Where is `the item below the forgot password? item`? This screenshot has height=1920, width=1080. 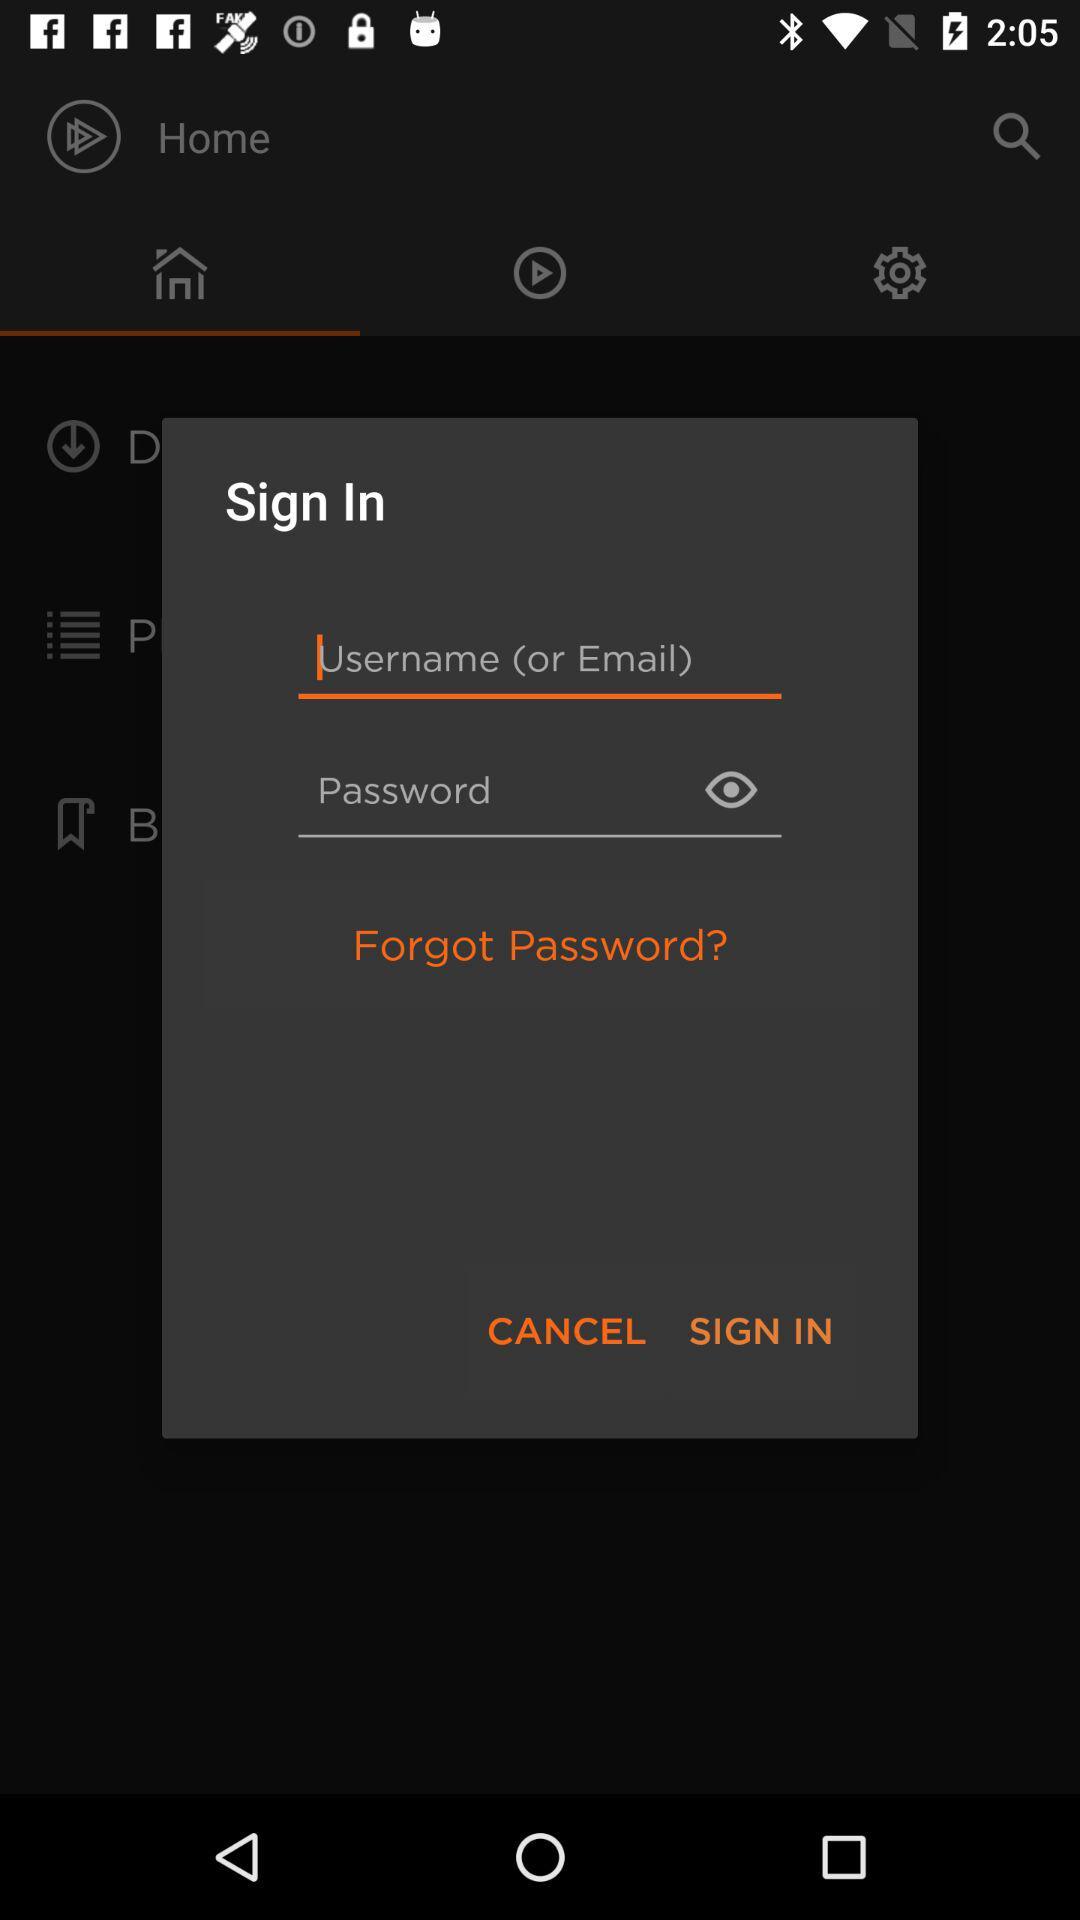 the item below the forgot password? item is located at coordinates (566, 1330).